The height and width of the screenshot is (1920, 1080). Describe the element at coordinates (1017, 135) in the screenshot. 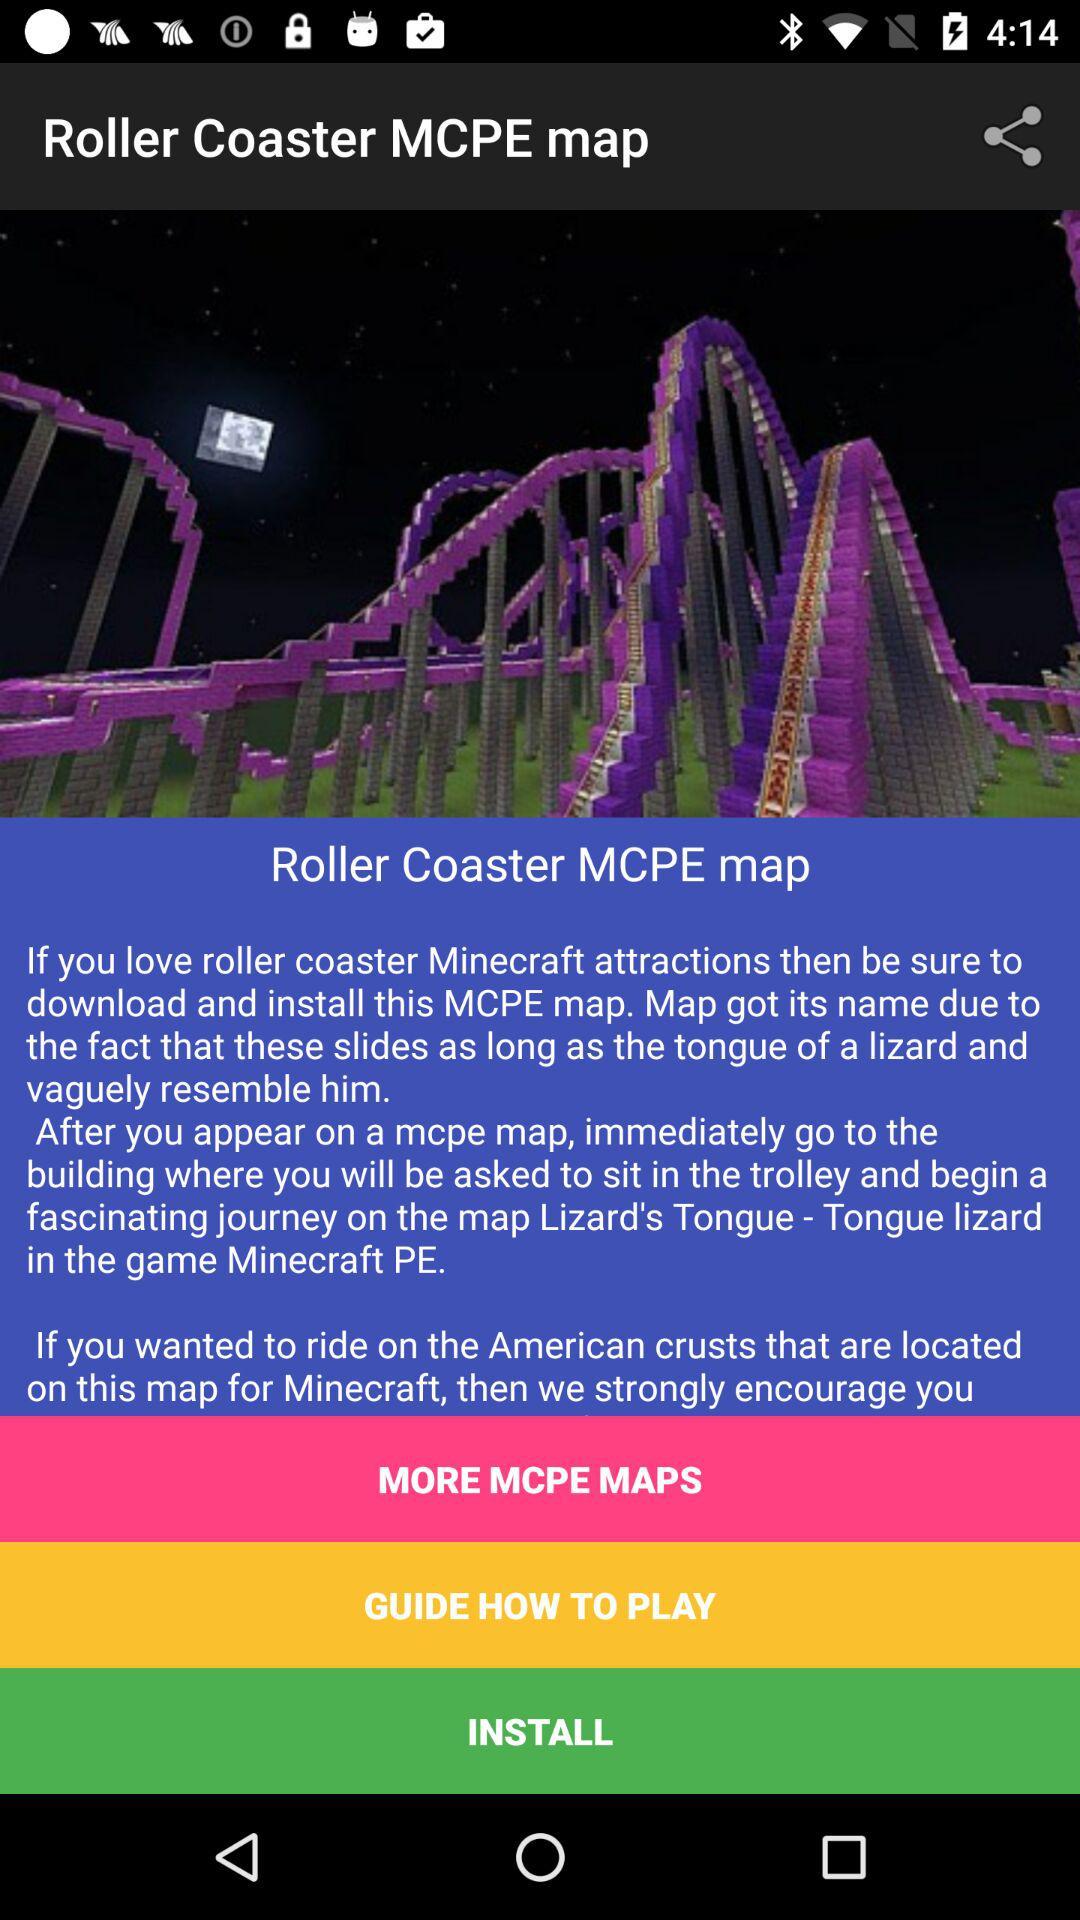

I see `icon at the top right corner` at that location.